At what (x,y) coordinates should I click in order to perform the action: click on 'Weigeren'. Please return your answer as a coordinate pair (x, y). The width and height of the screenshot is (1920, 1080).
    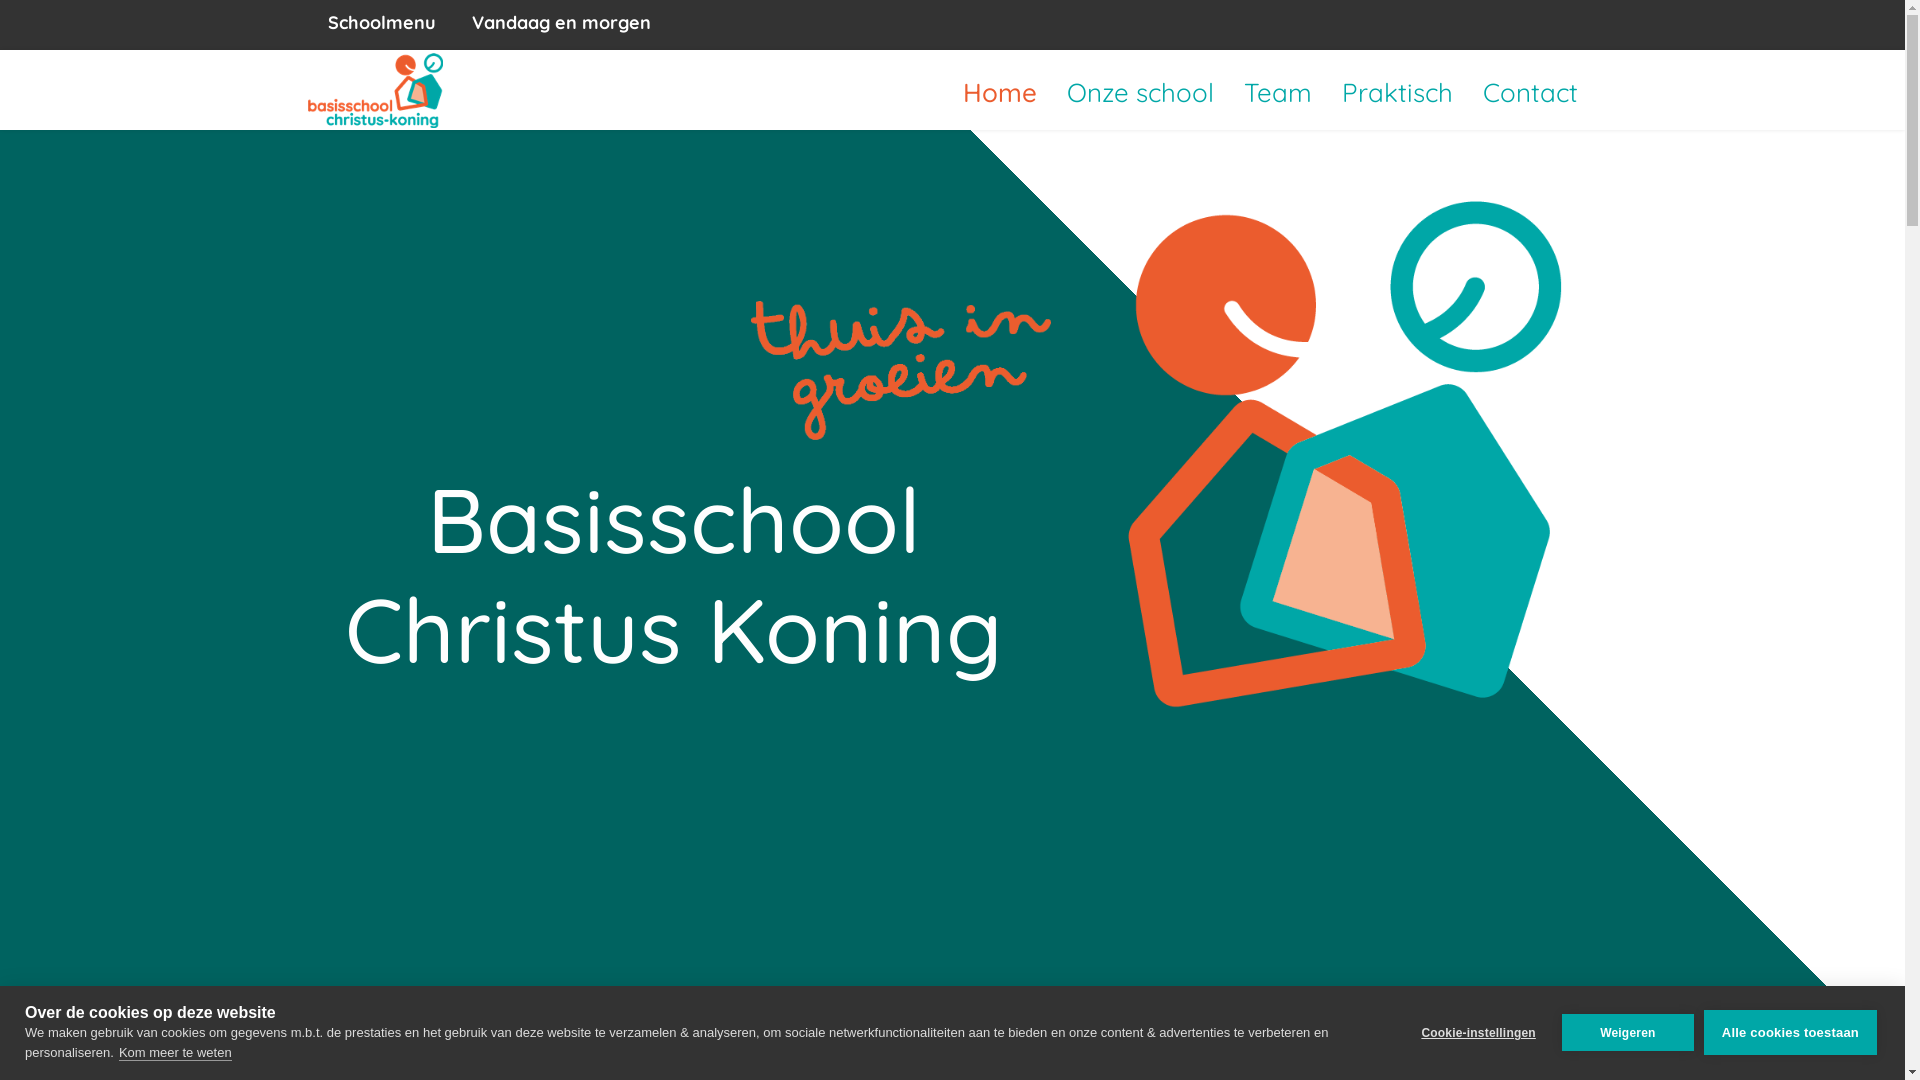
    Looking at the image, I should click on (1627, 1032).